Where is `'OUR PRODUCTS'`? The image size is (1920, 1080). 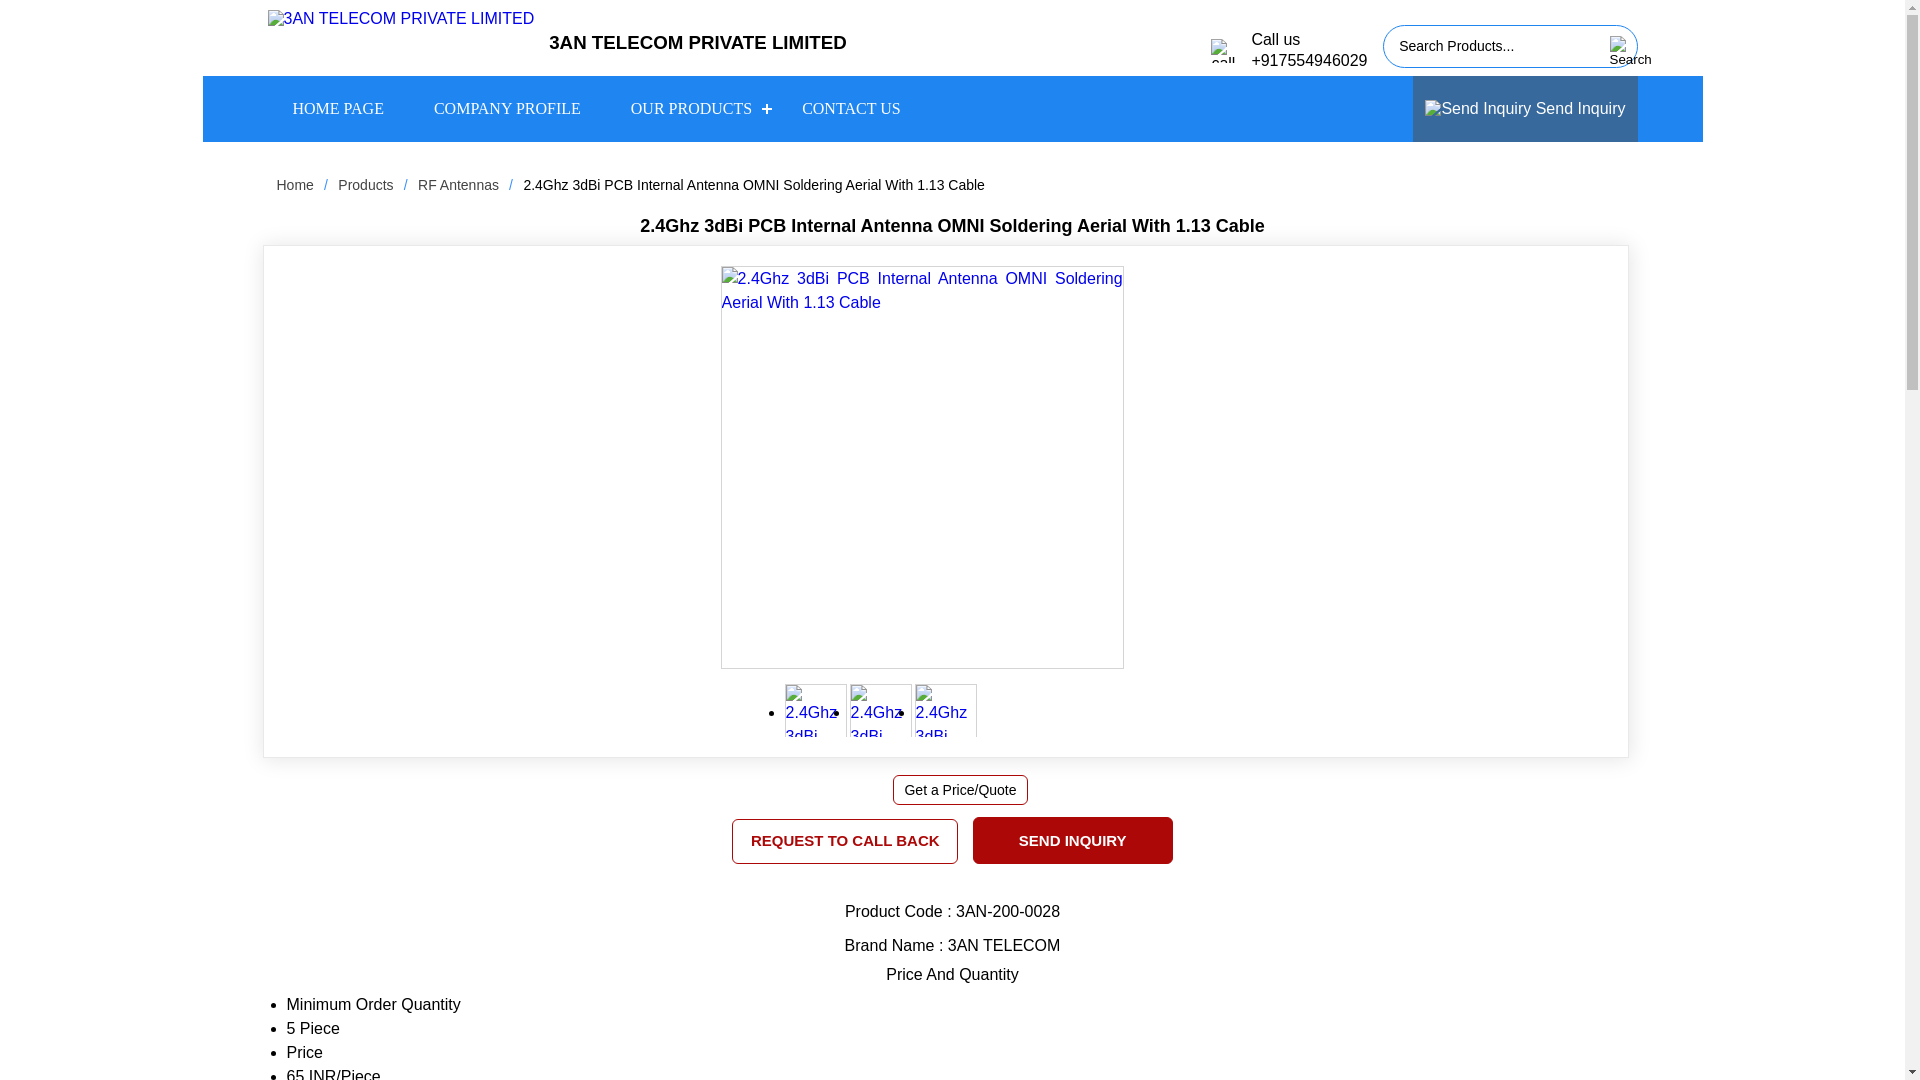 'OUR PRODUCTS' is located at coordinates (691, 108).